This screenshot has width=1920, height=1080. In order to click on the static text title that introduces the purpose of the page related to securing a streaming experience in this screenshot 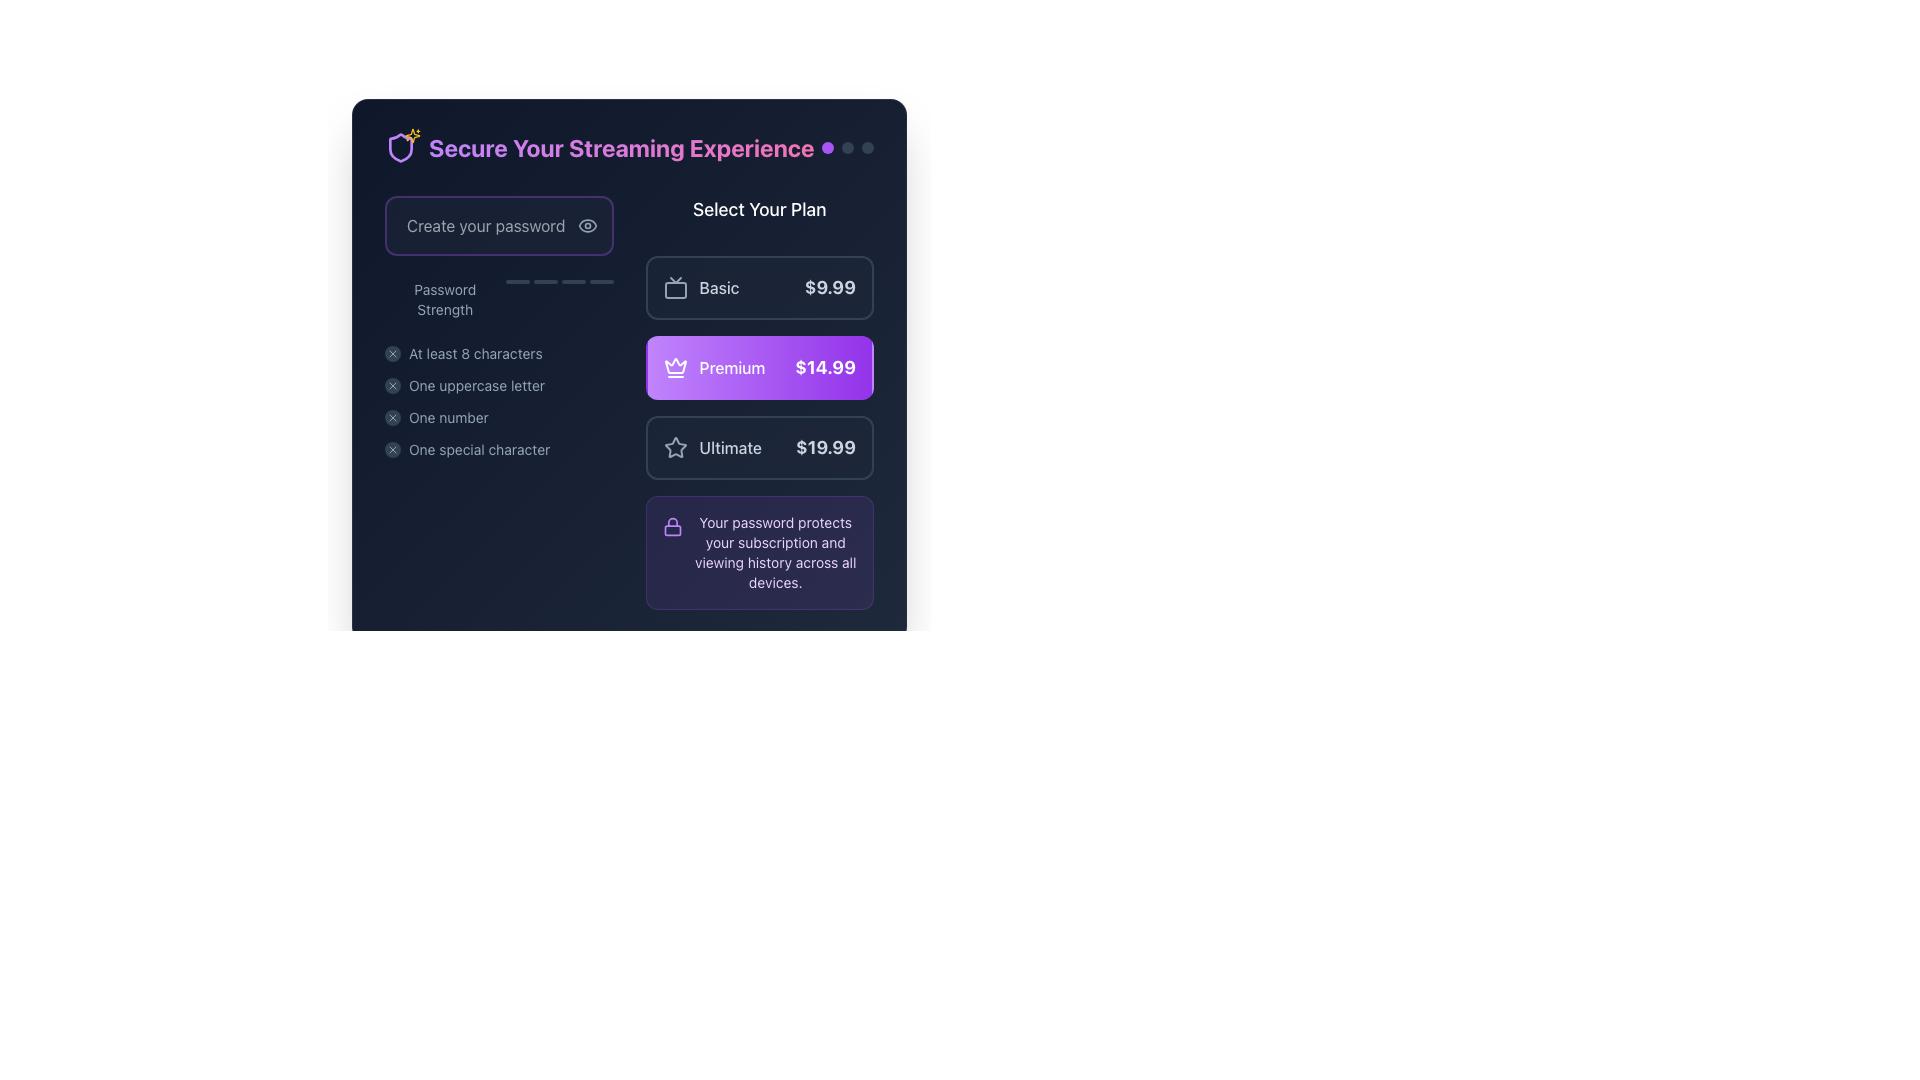, I will do `click(620, 146)`.